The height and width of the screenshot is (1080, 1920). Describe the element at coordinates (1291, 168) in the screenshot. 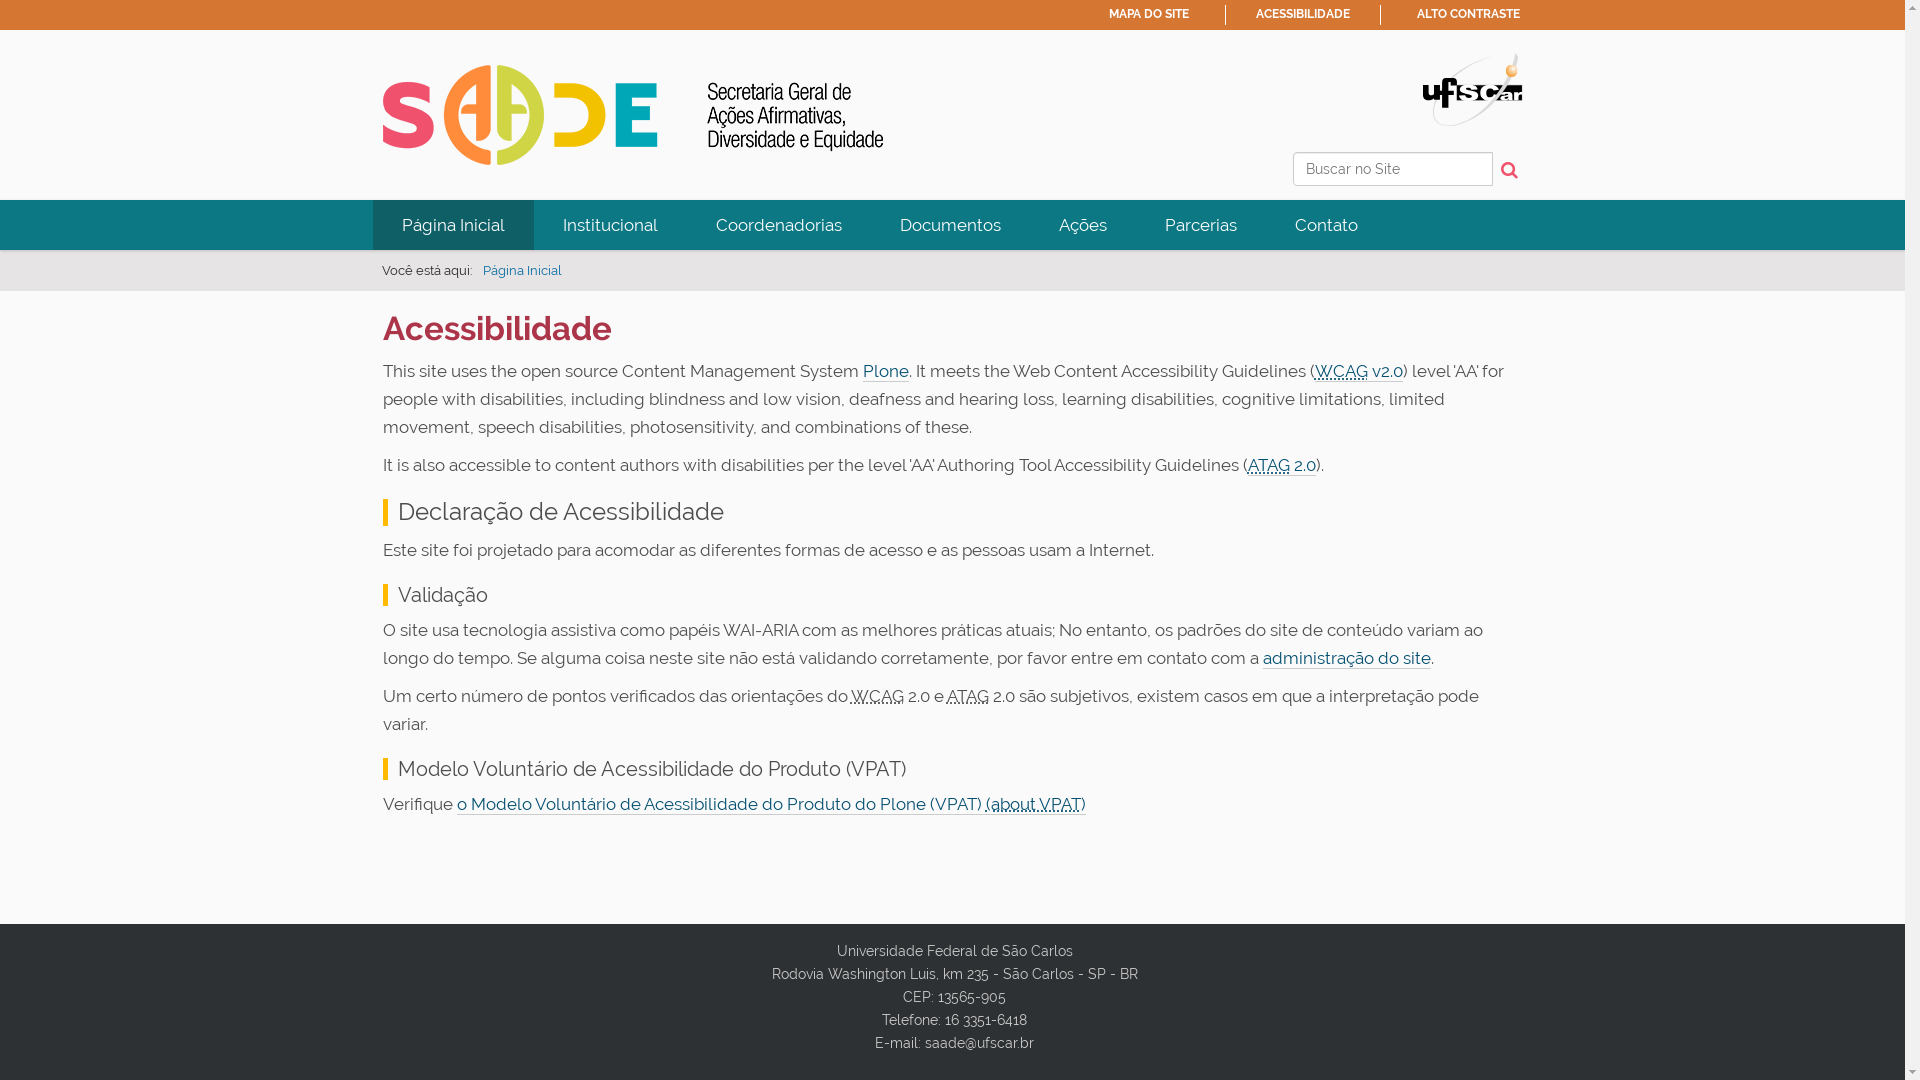

I see `'Buscar no Site'` at that location.